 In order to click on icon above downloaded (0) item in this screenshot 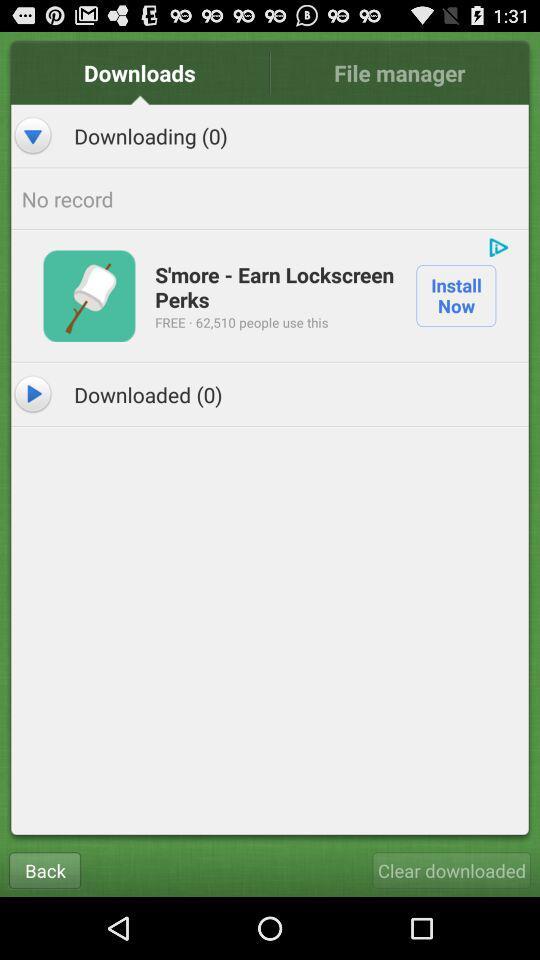, I will do `click(88, 294)`.